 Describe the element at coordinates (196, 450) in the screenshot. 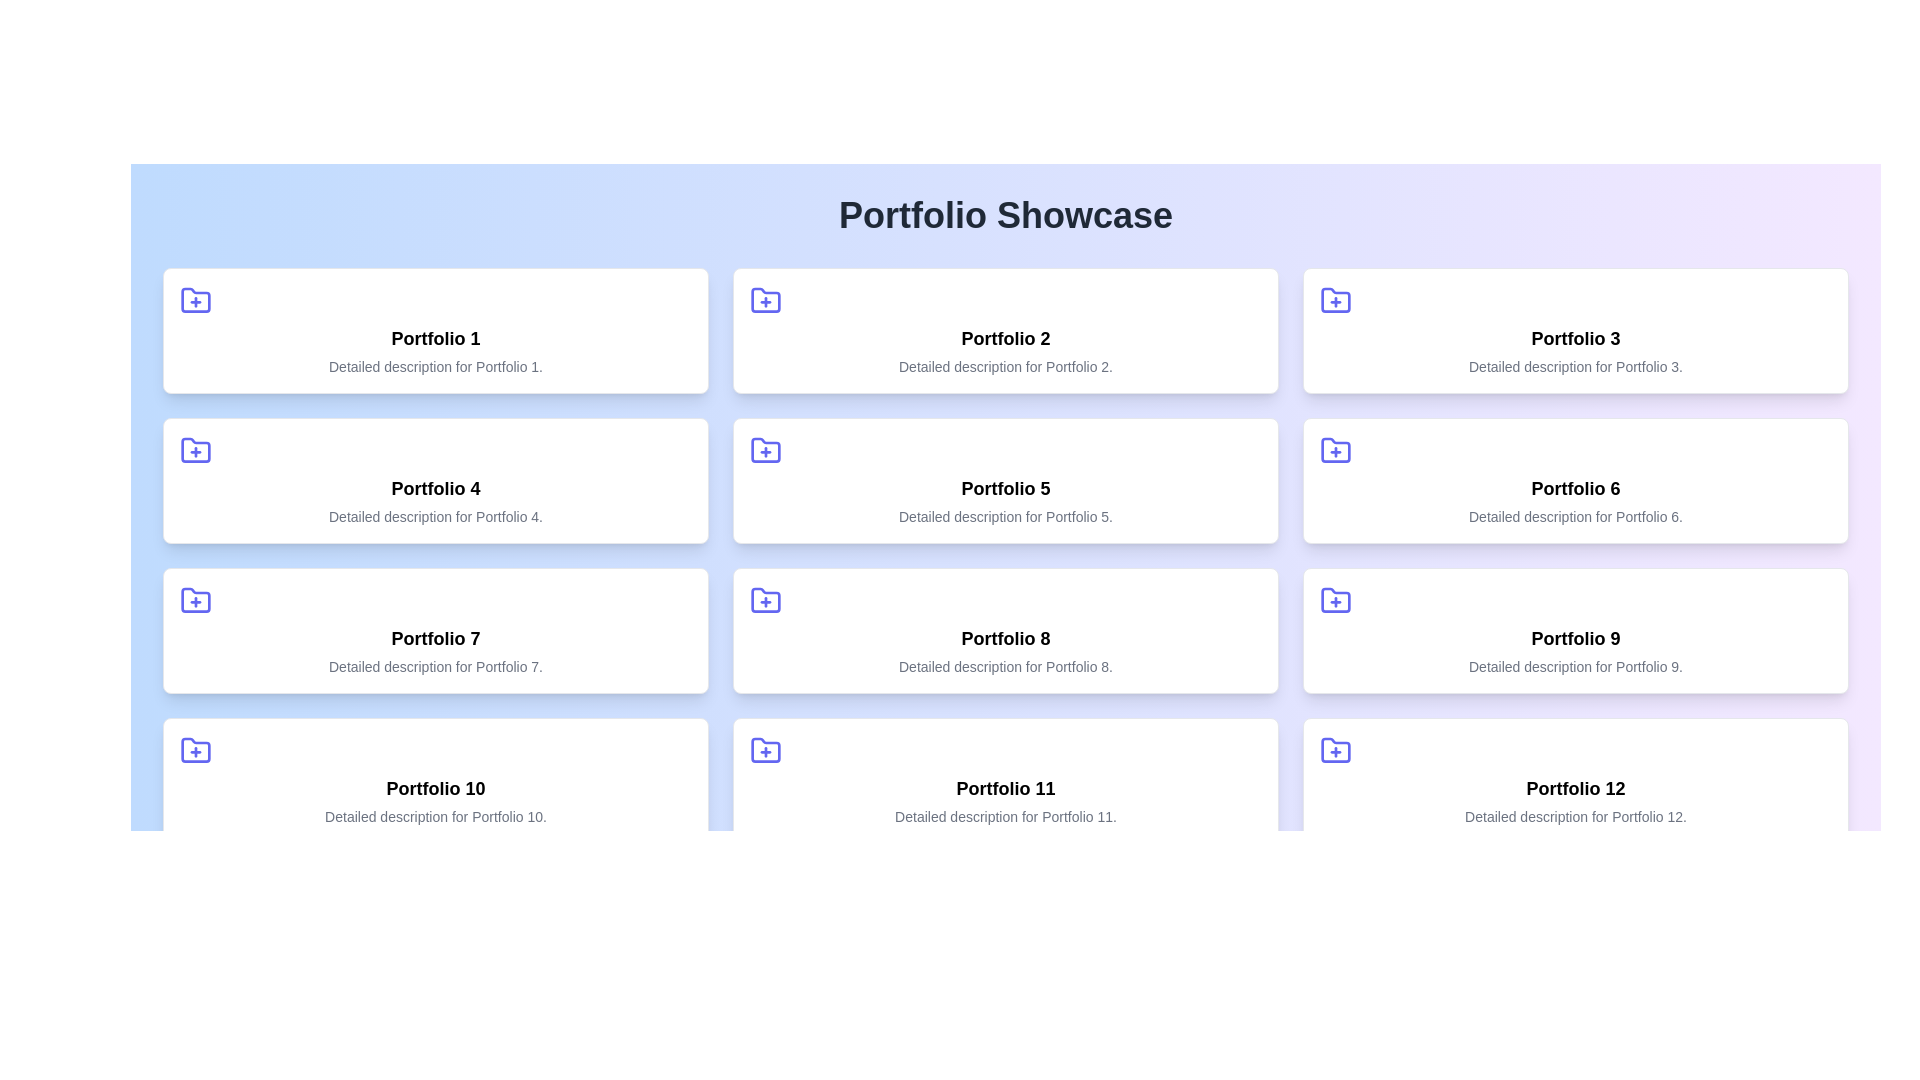

I see `the folder icon that indicates an action related to adding or creating associated with 'Portfolio 4', located to the left of the 'Portfolio 4' text and in the second row of the grid layout` at that location.